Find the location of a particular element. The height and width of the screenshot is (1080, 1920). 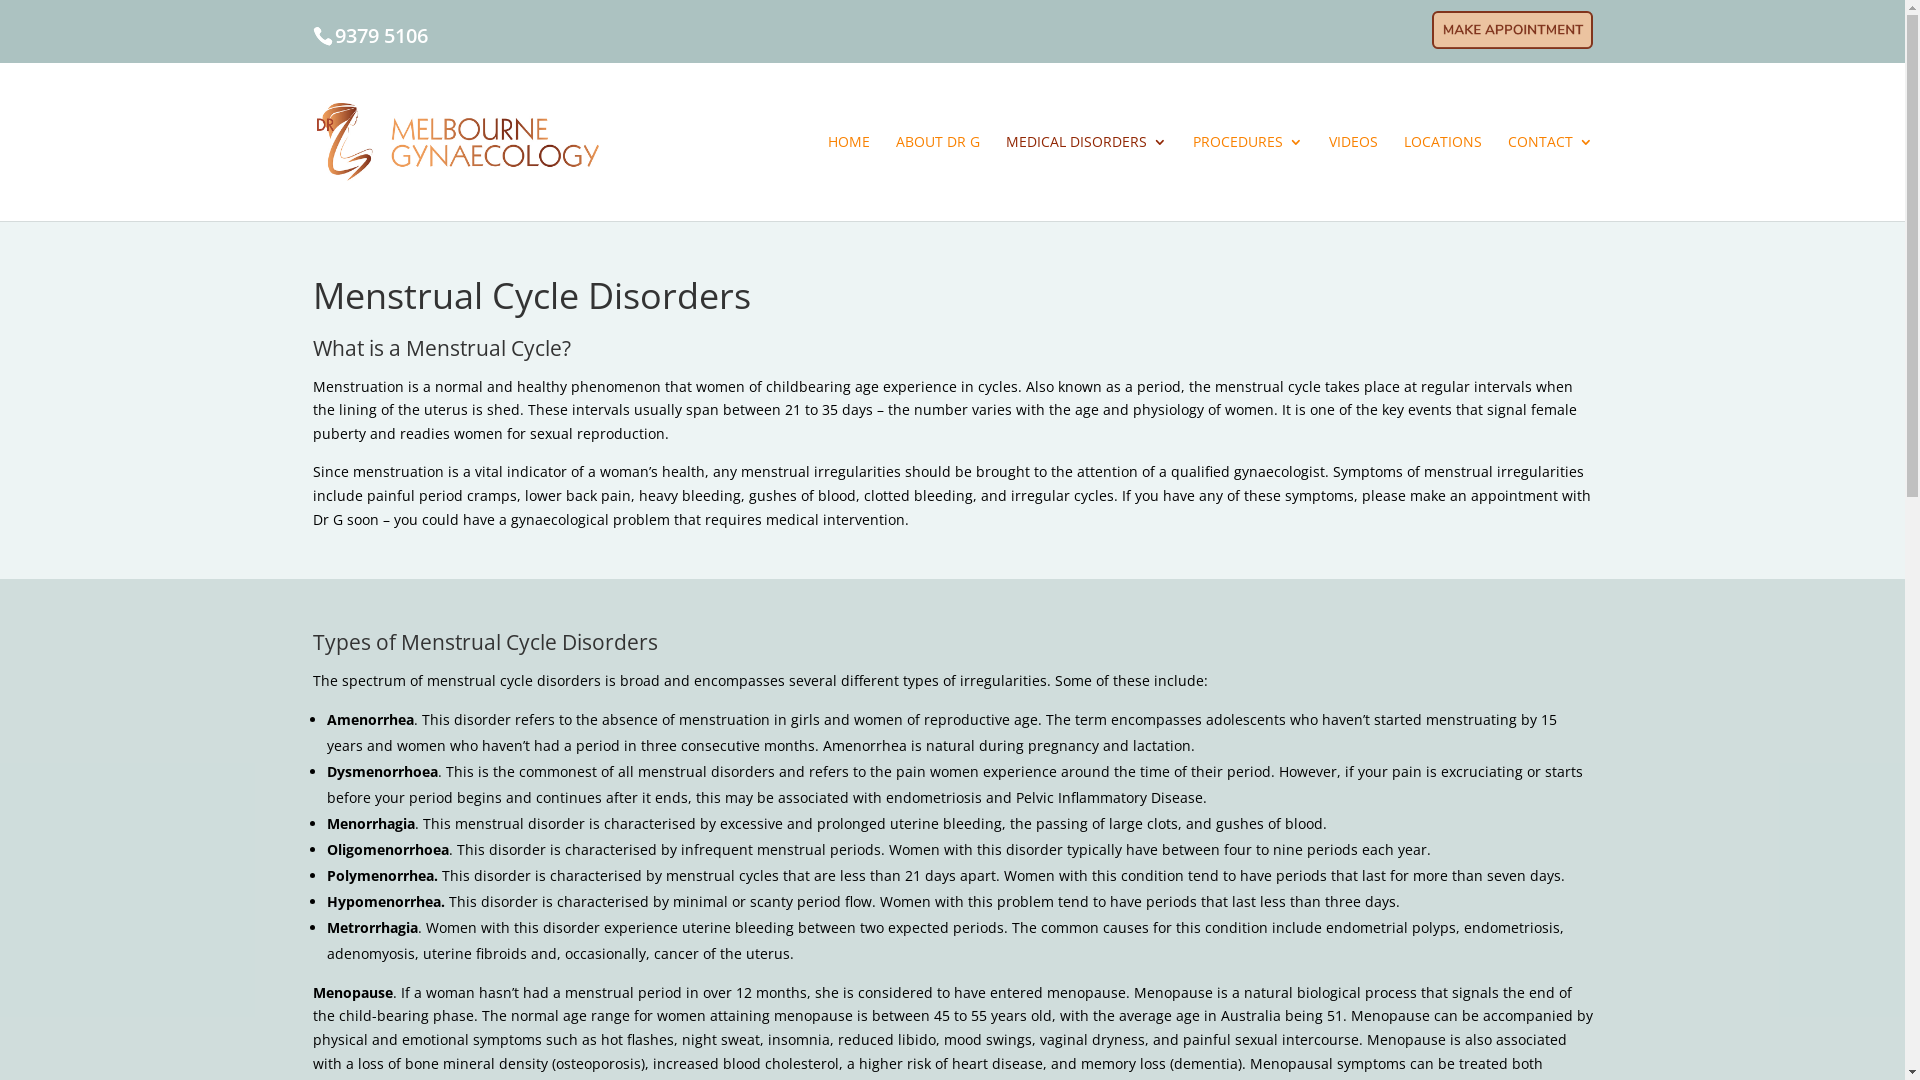

'CONTACT' is located at coordinates (1507, 176).